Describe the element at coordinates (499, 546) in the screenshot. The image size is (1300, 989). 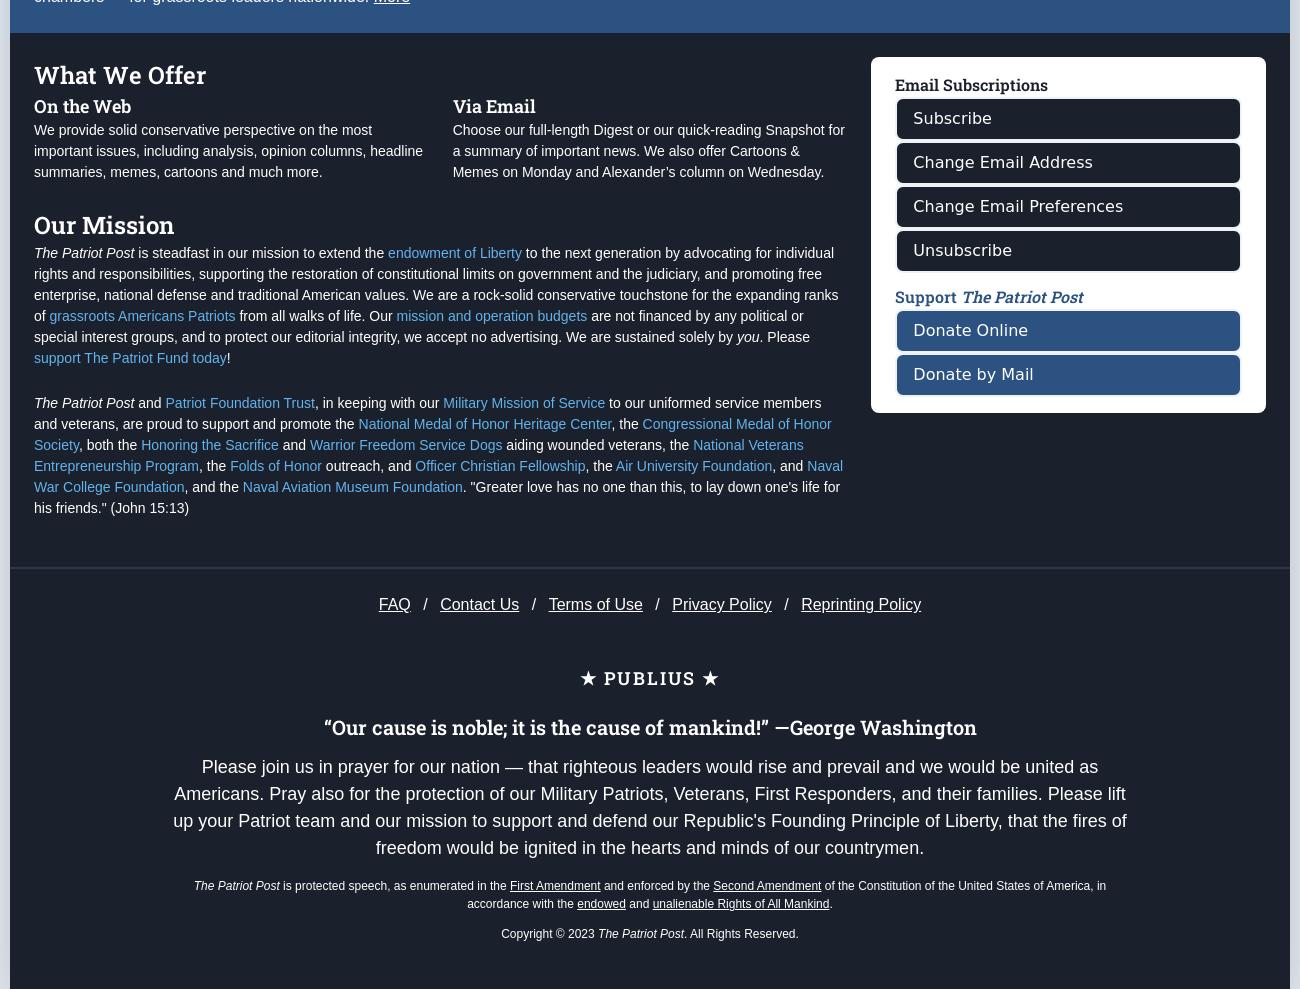
I see `'Officer Christian Fellowship'` at that location.